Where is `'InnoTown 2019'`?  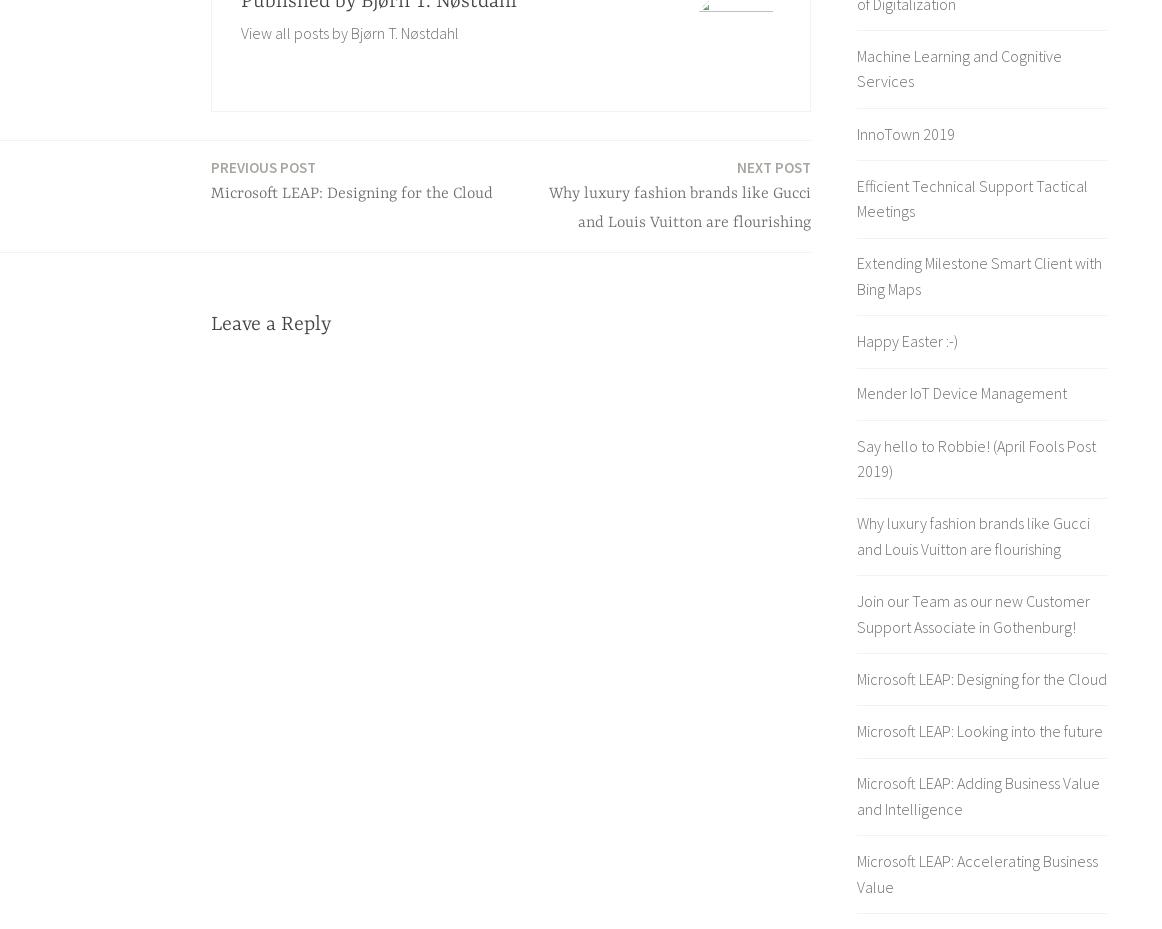 'InnoTown 2019' is located at coordinates (905, 133).